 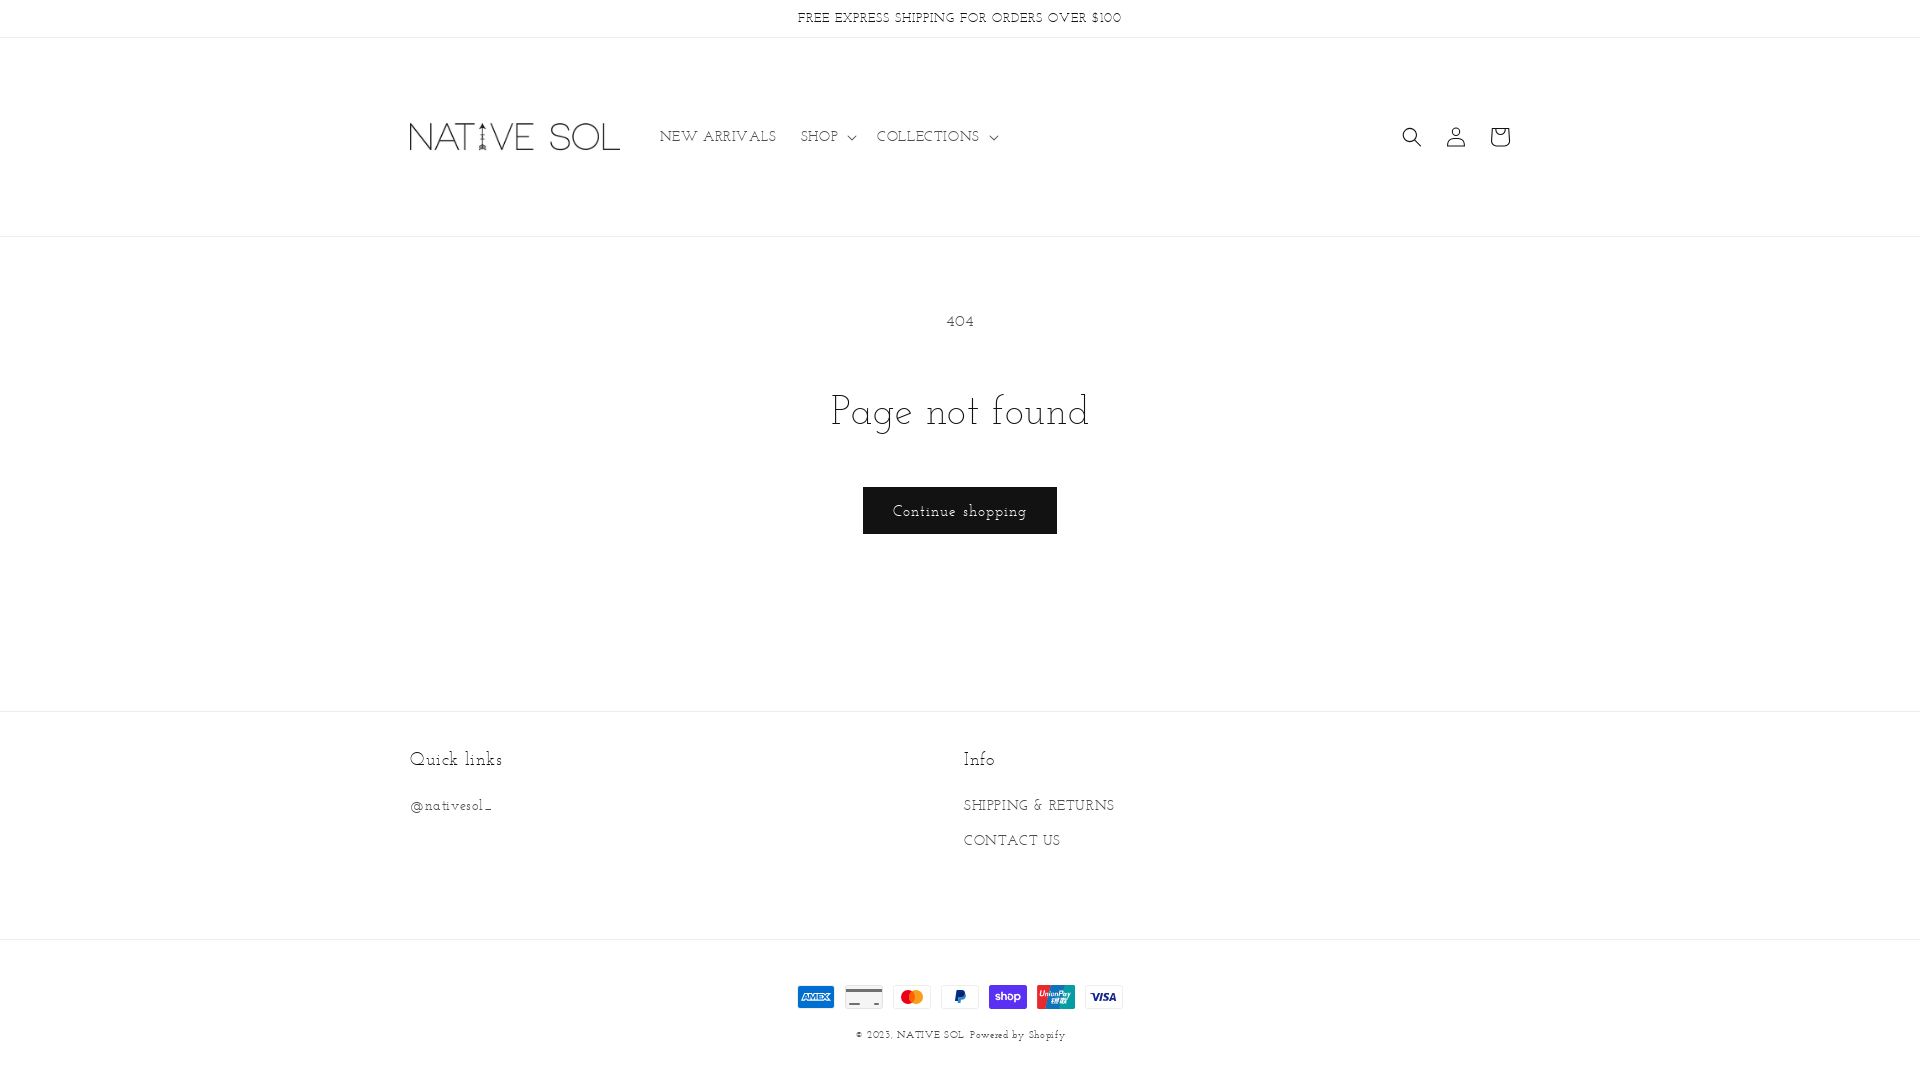 I want to click on 'Log in', so click(x=1433, y=136).